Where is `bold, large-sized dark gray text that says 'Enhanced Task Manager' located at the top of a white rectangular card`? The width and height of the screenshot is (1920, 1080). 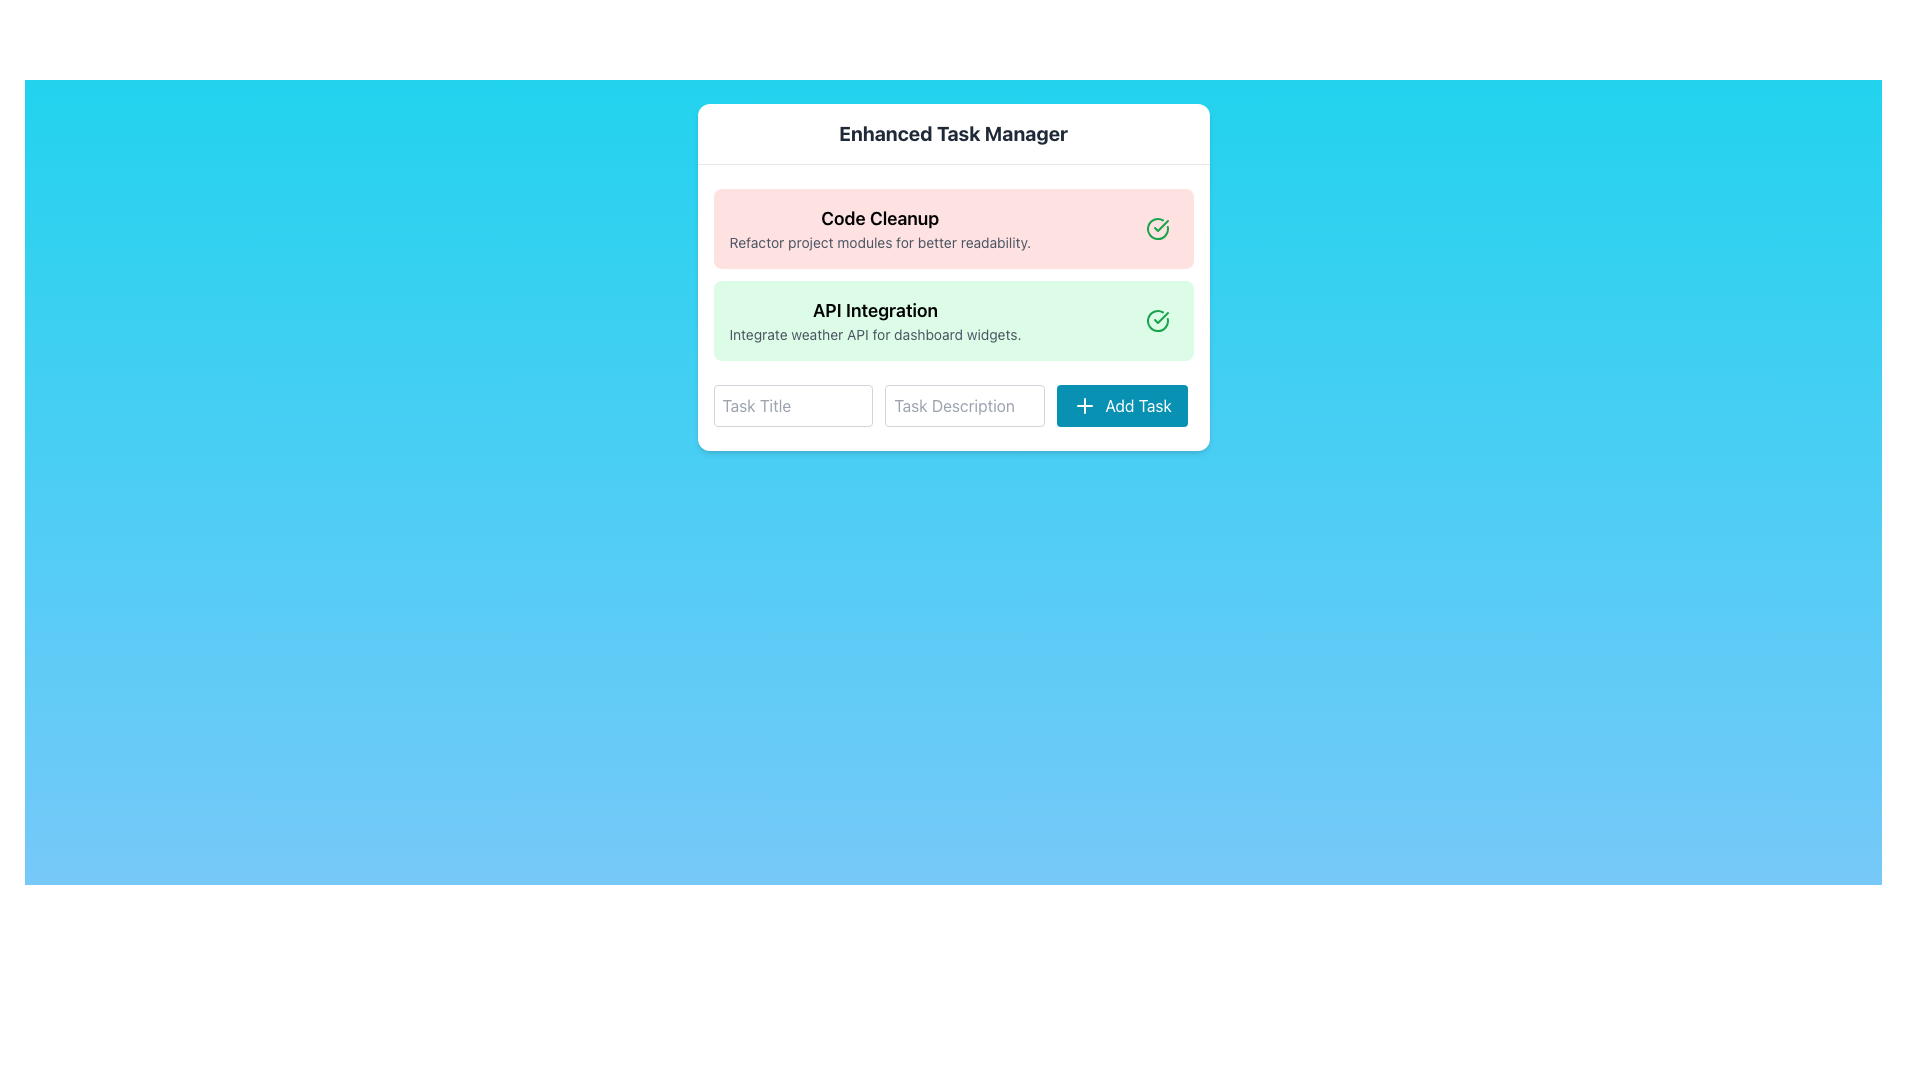
bold, large-sized dark gray text that says 'Enhanced Task Manager' located at the top of a white rectangular card is located at coordinates (952, 134).